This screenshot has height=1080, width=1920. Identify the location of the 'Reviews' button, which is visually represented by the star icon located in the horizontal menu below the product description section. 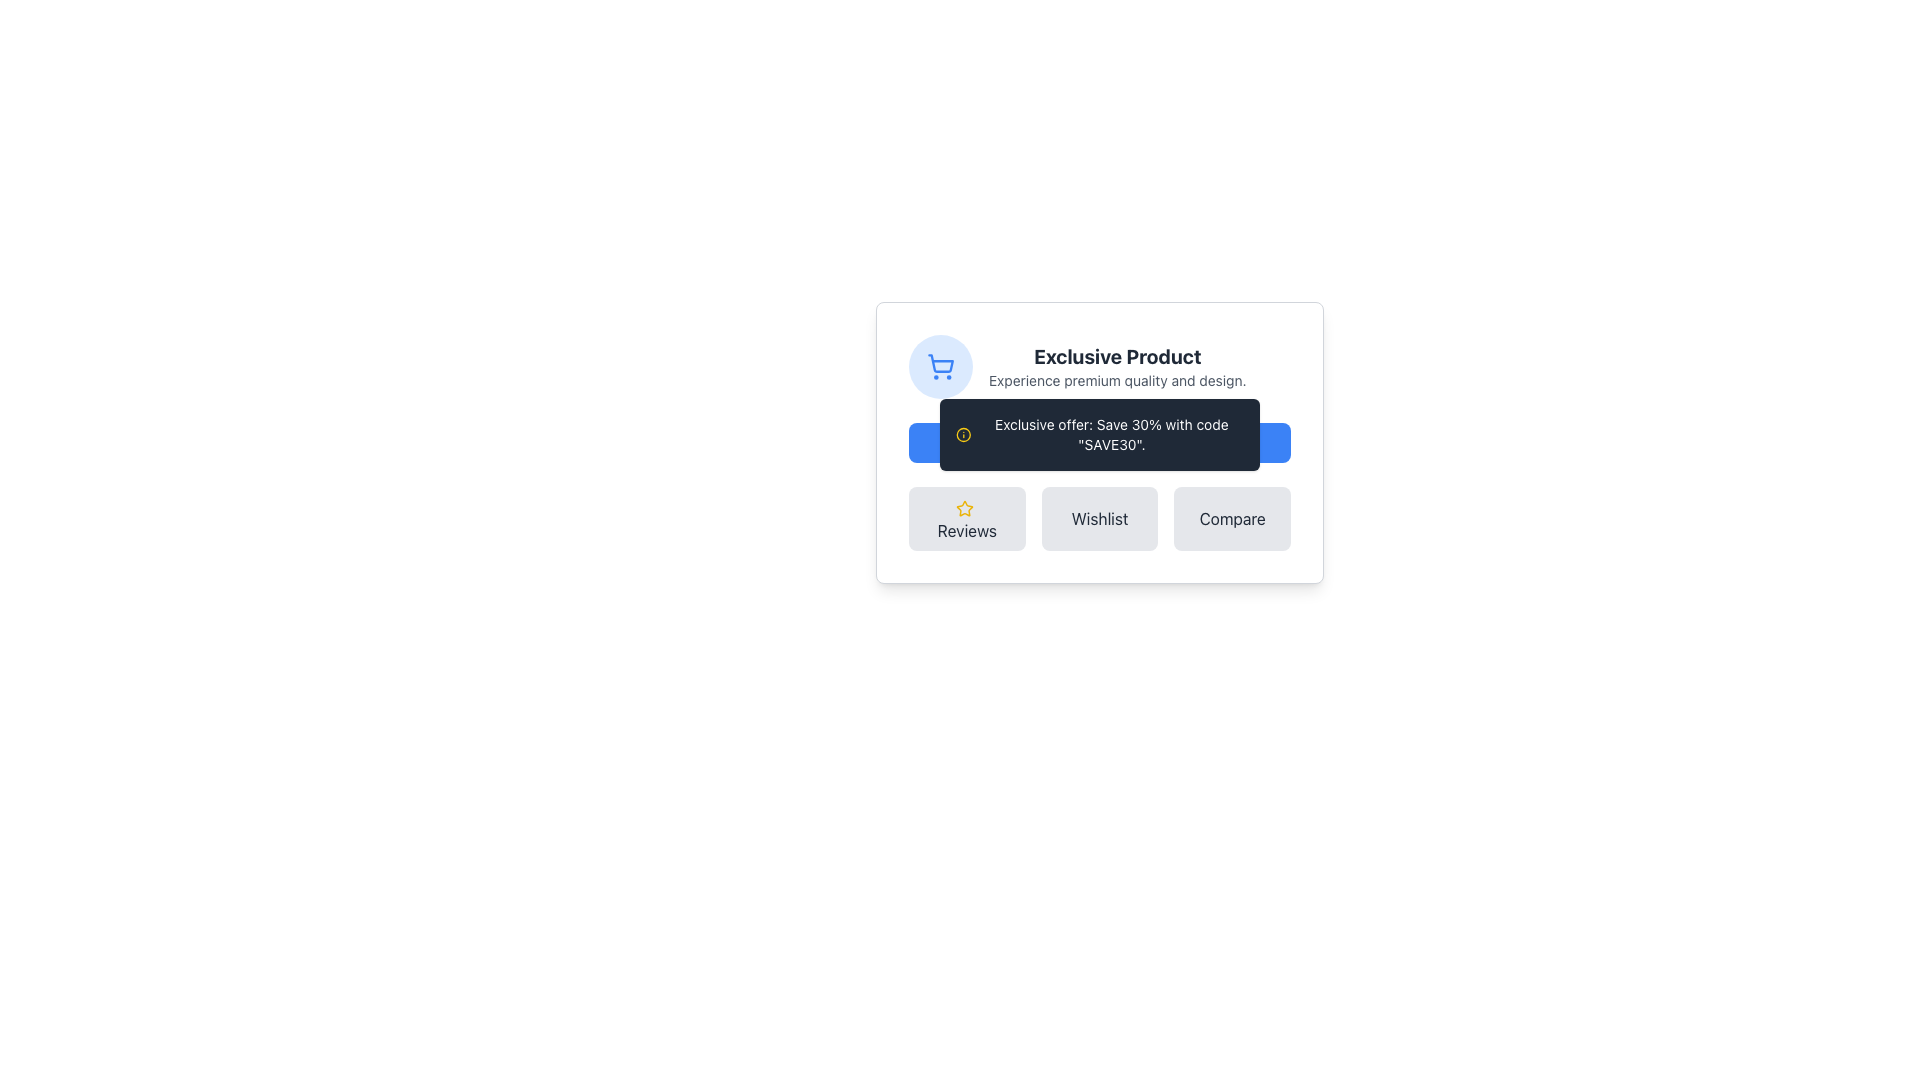
(964, 507).